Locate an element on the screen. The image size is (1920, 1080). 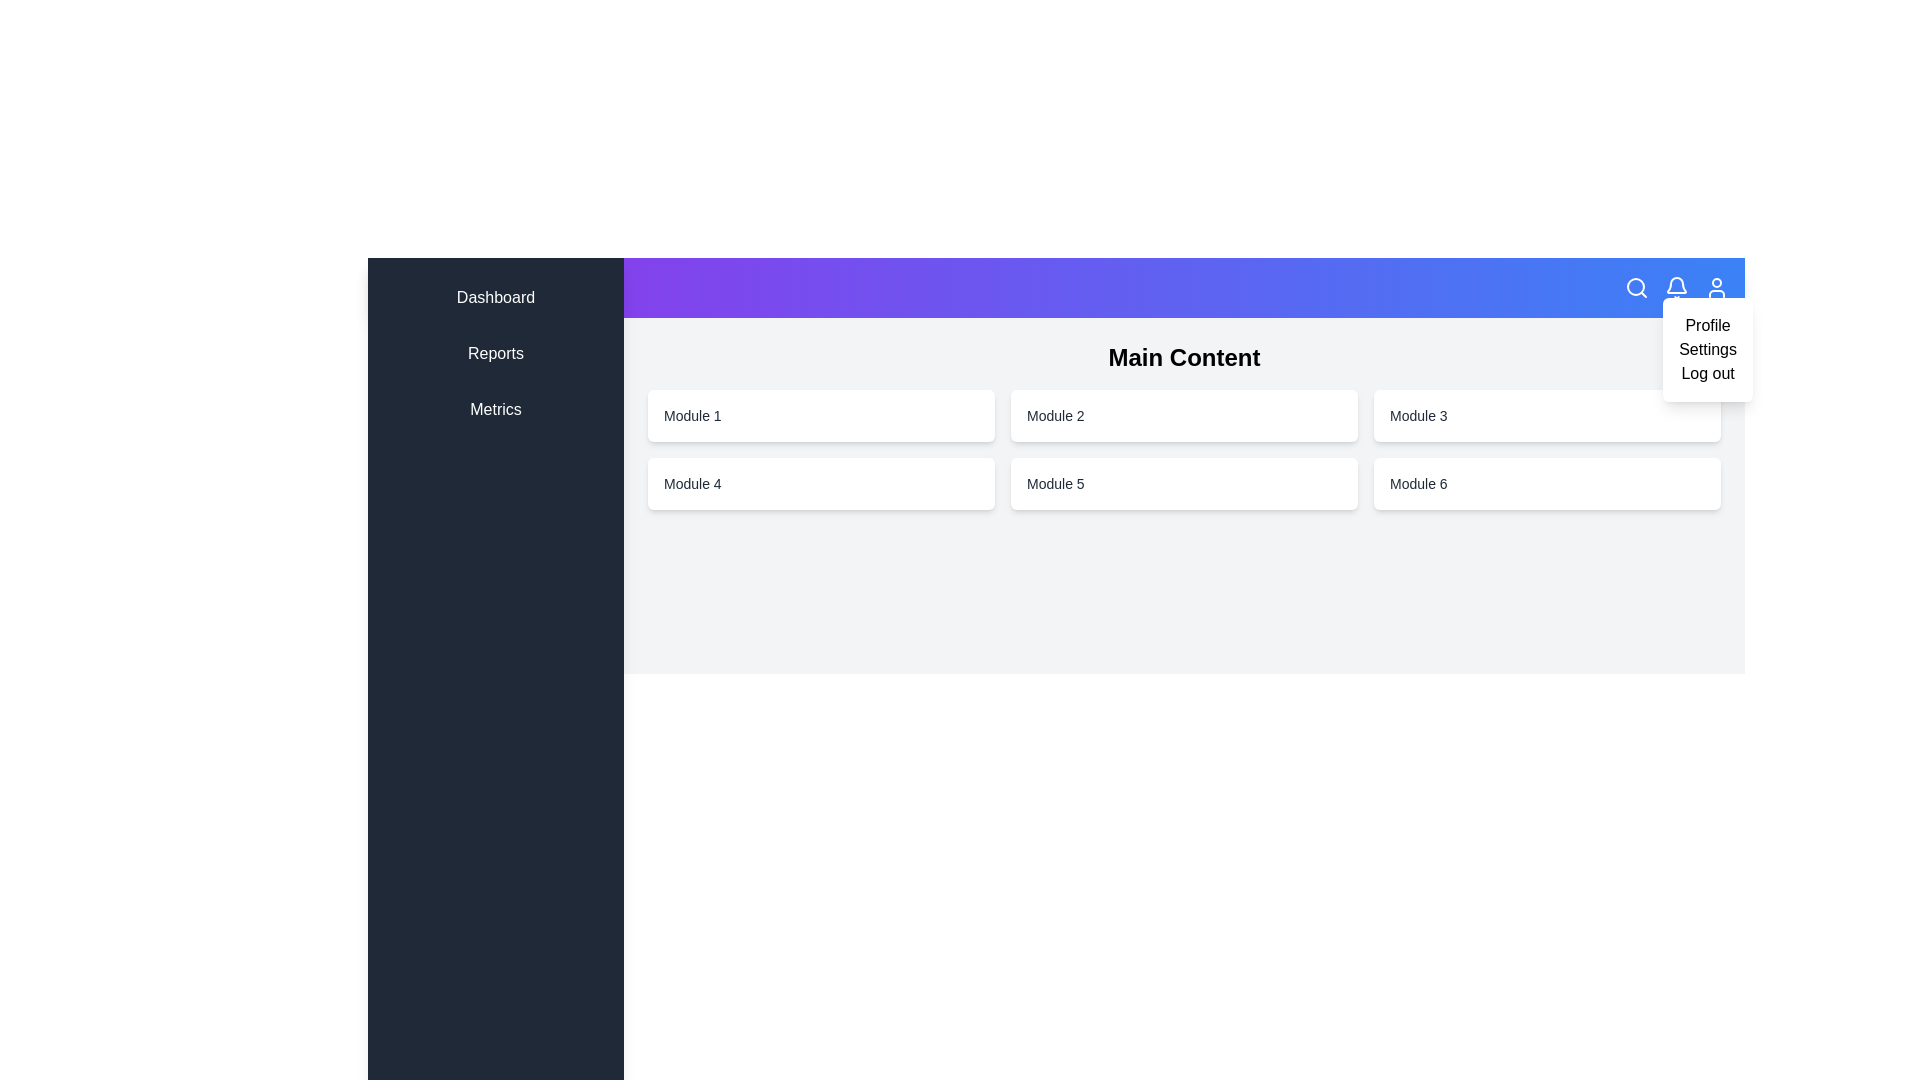
the 'Settings' text label in the vertical menu is located at coordinates (1707, 349).